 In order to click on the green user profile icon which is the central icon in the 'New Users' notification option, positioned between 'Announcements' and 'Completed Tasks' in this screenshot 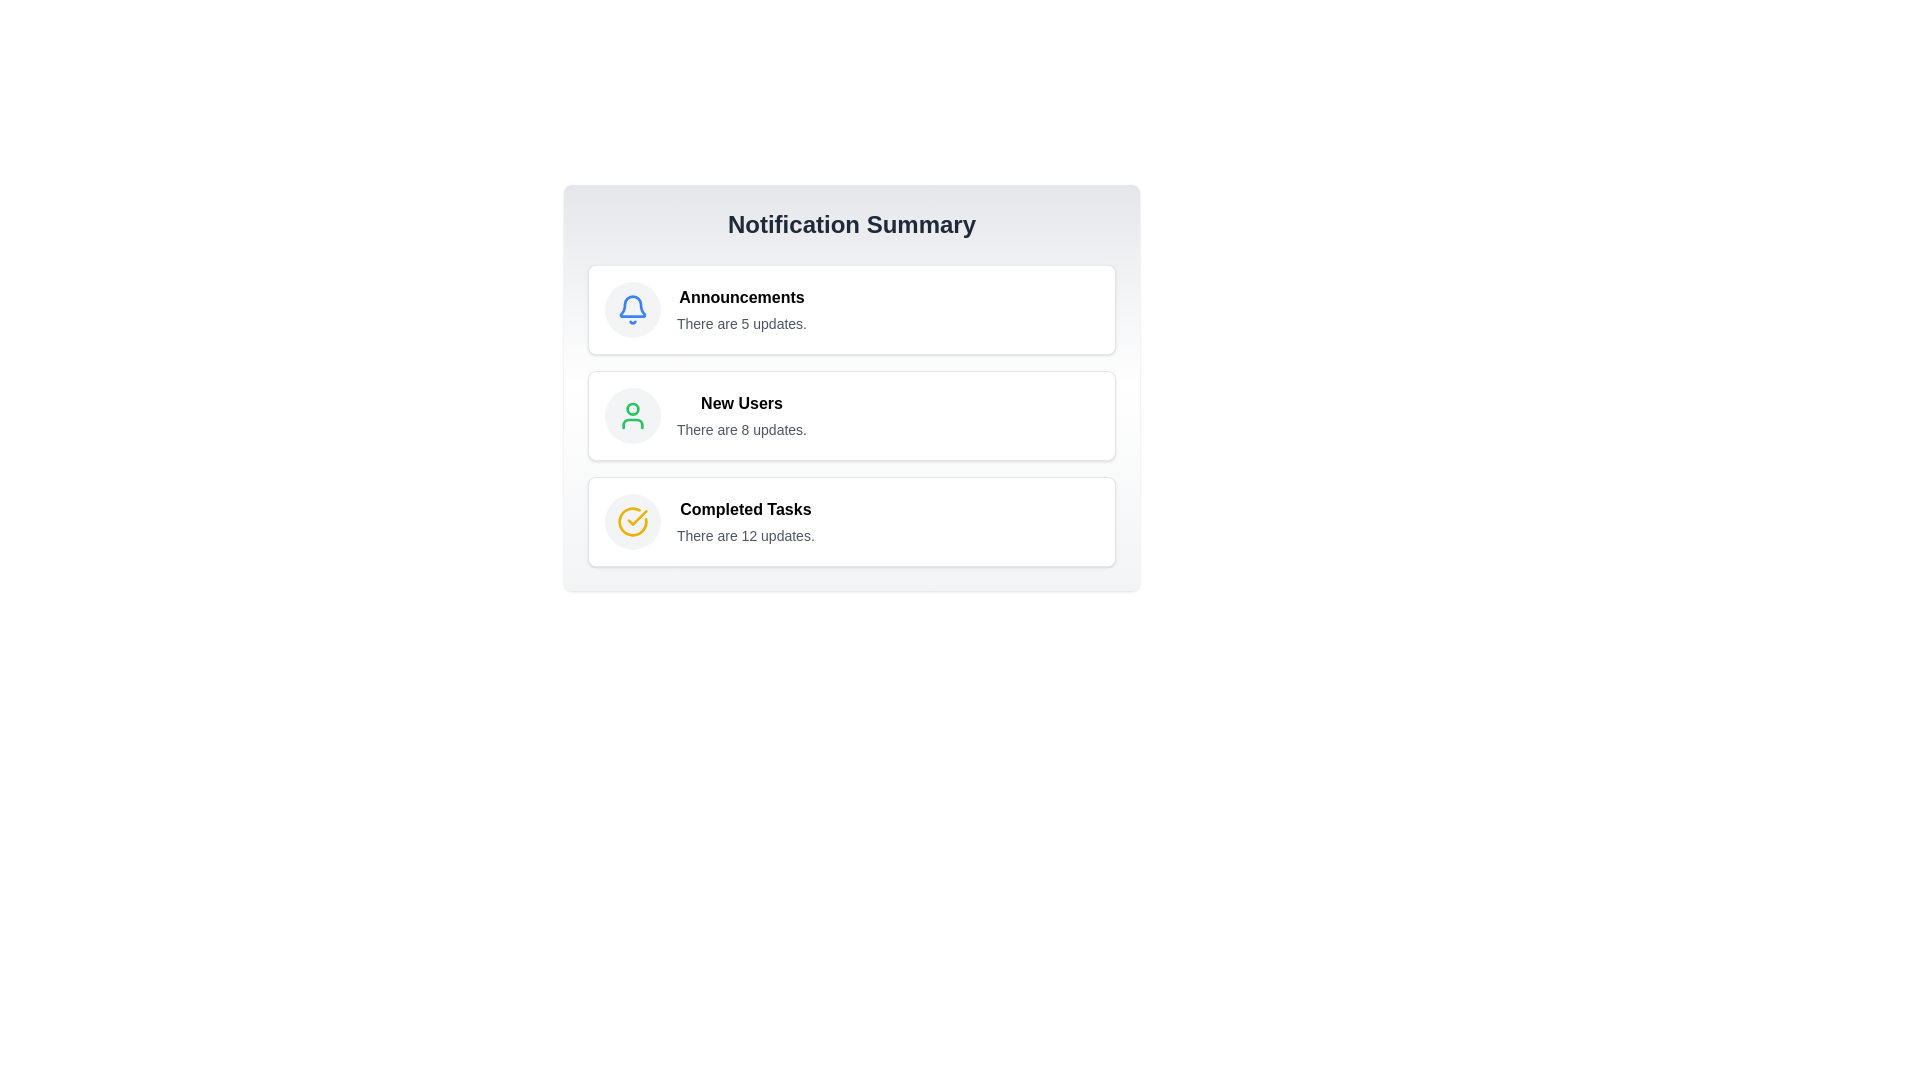, I will do `click(632, 415)`.